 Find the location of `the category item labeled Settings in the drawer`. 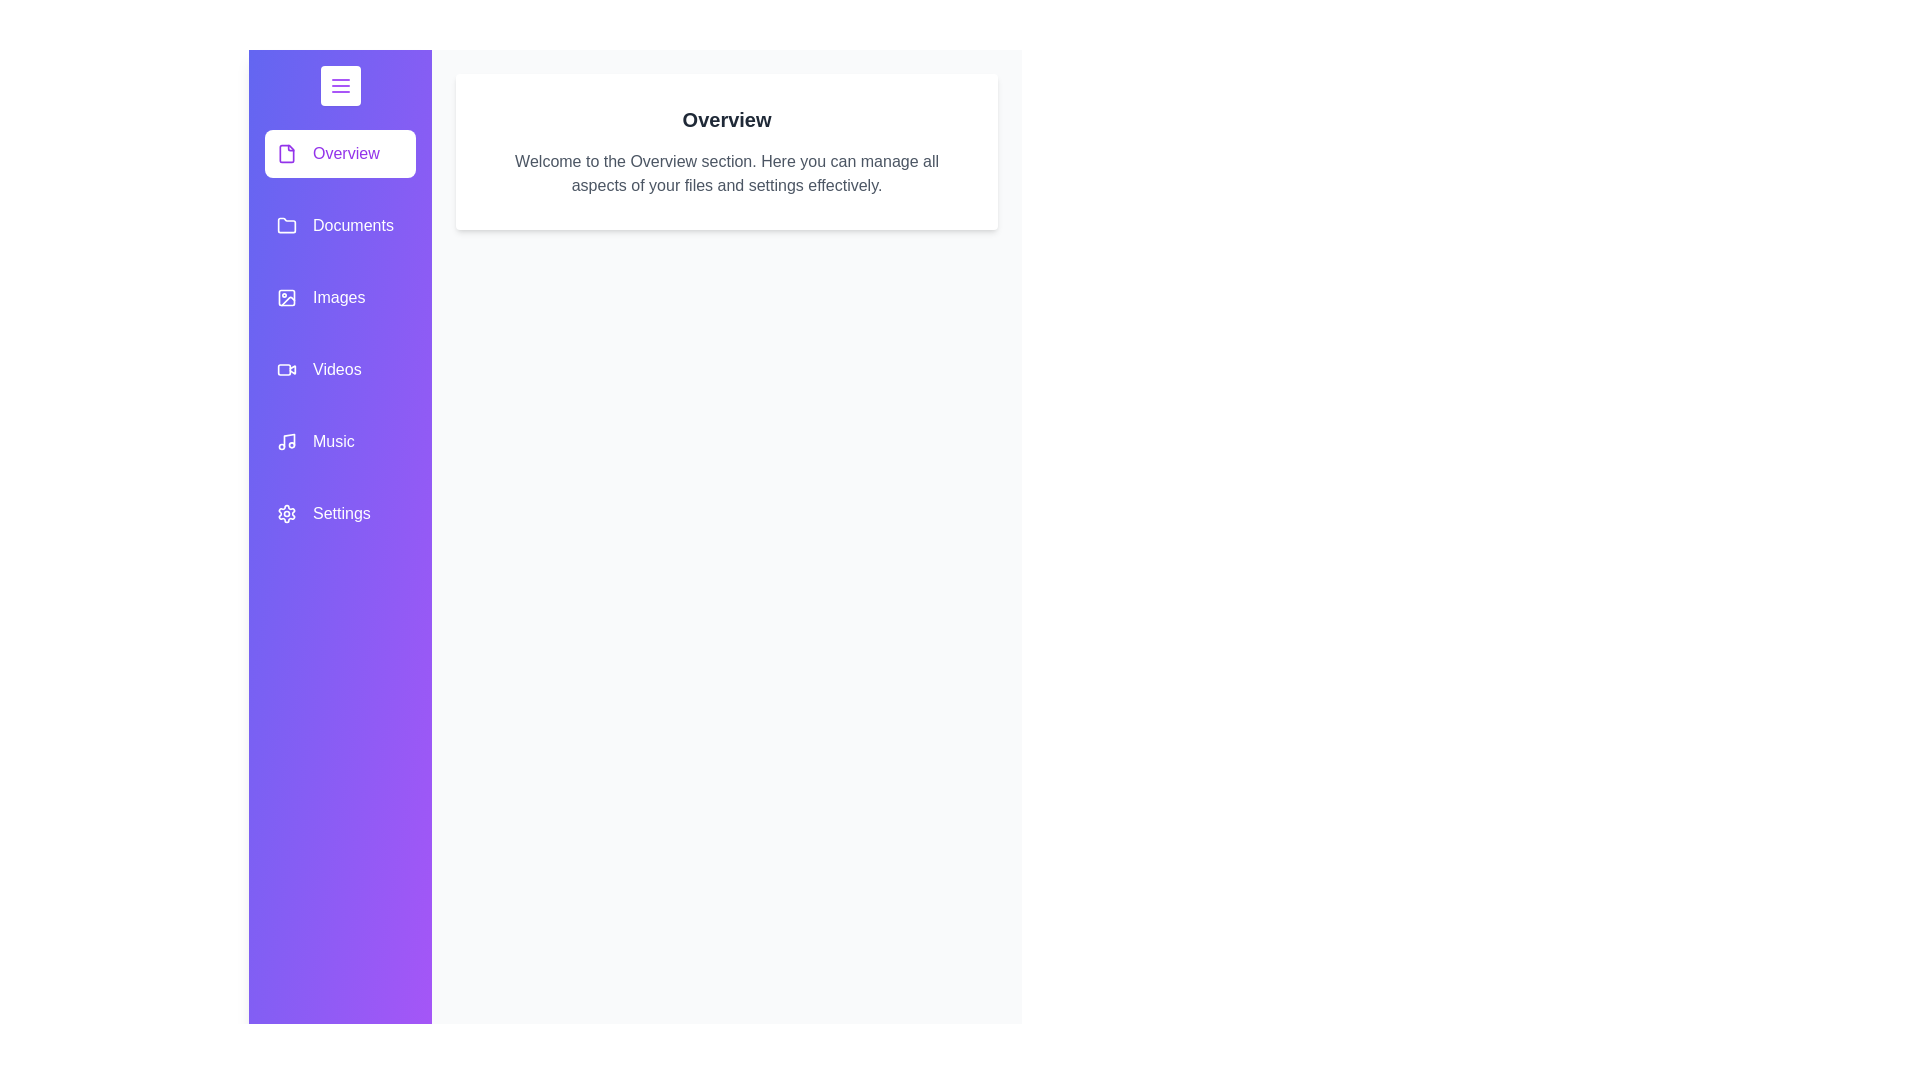

the category item labeled Settings in the drawer is located at coordinates (340, 512).